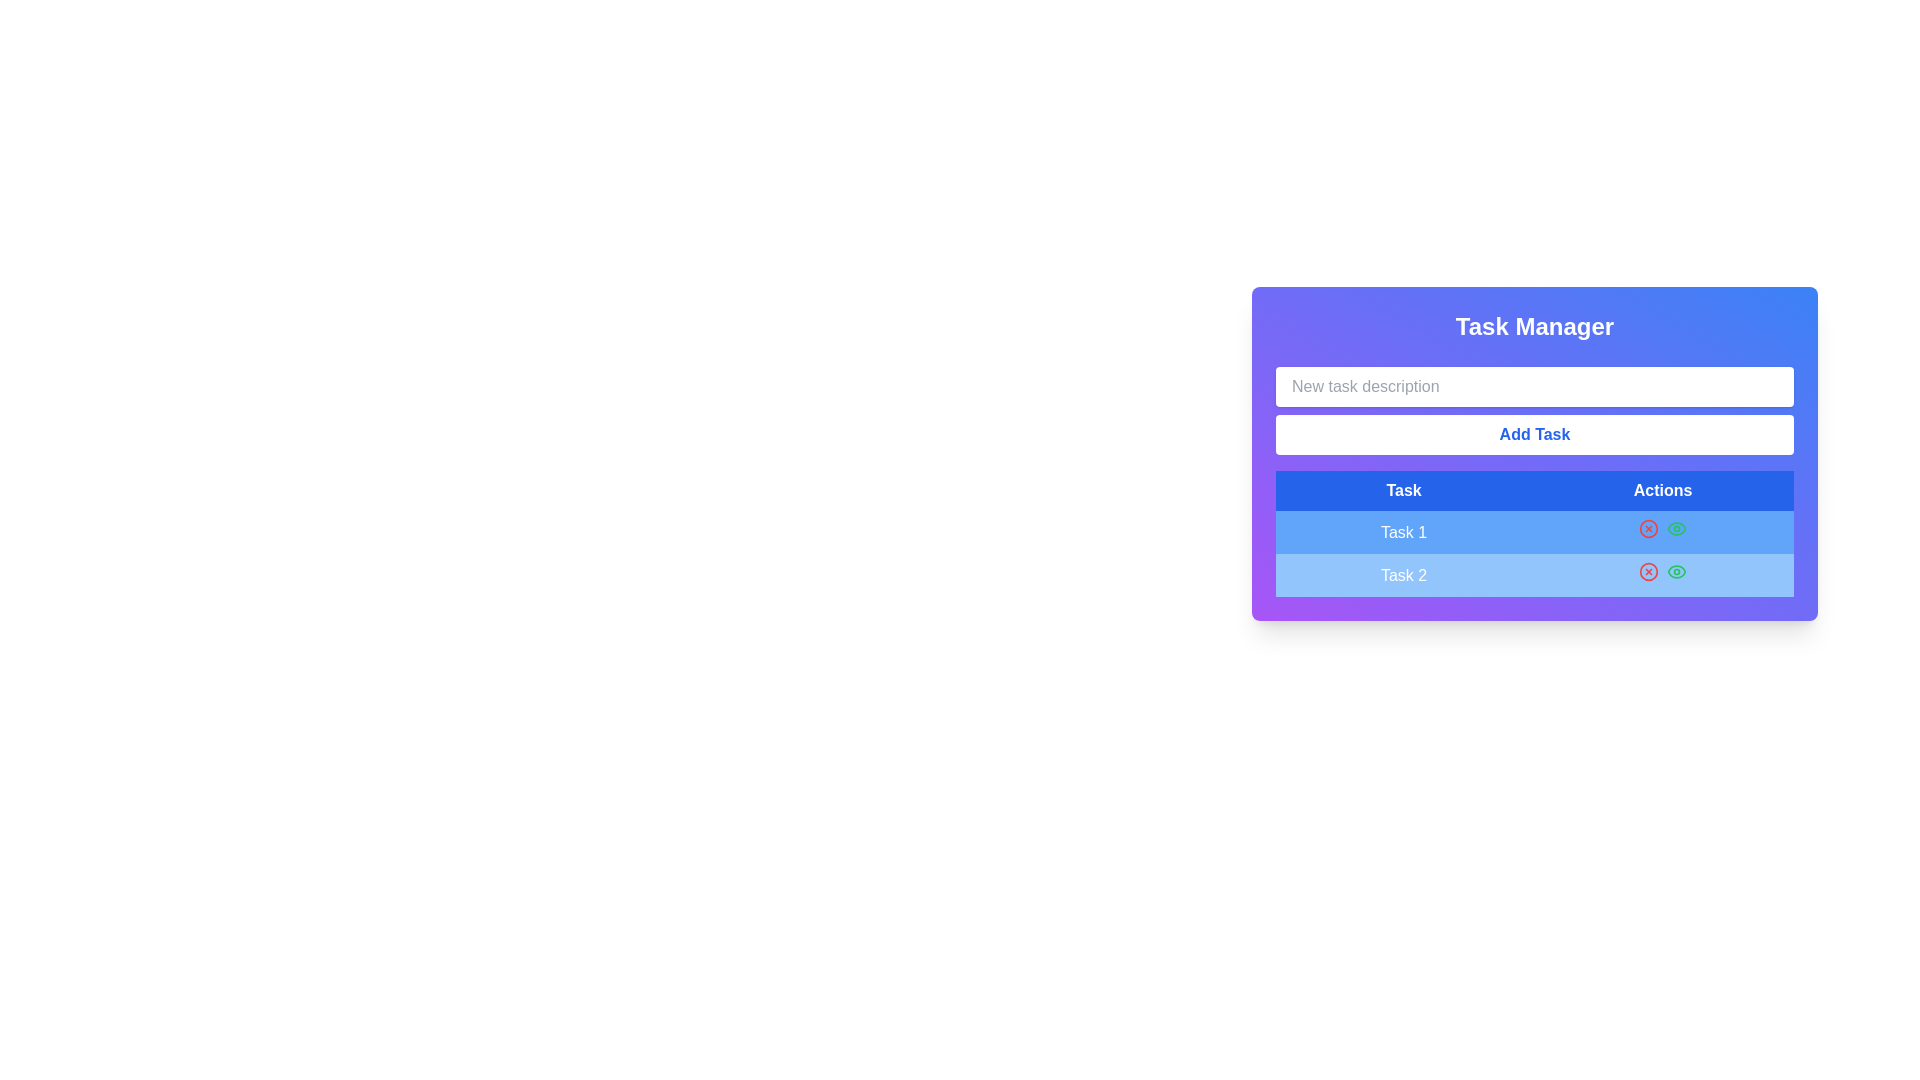  What do you see at coordinates (1649, 571) in the screenshot?
I see `the delete button located in the 'Actions' column of the second row in the Task Manager section` at bounding box center [1649, 571].